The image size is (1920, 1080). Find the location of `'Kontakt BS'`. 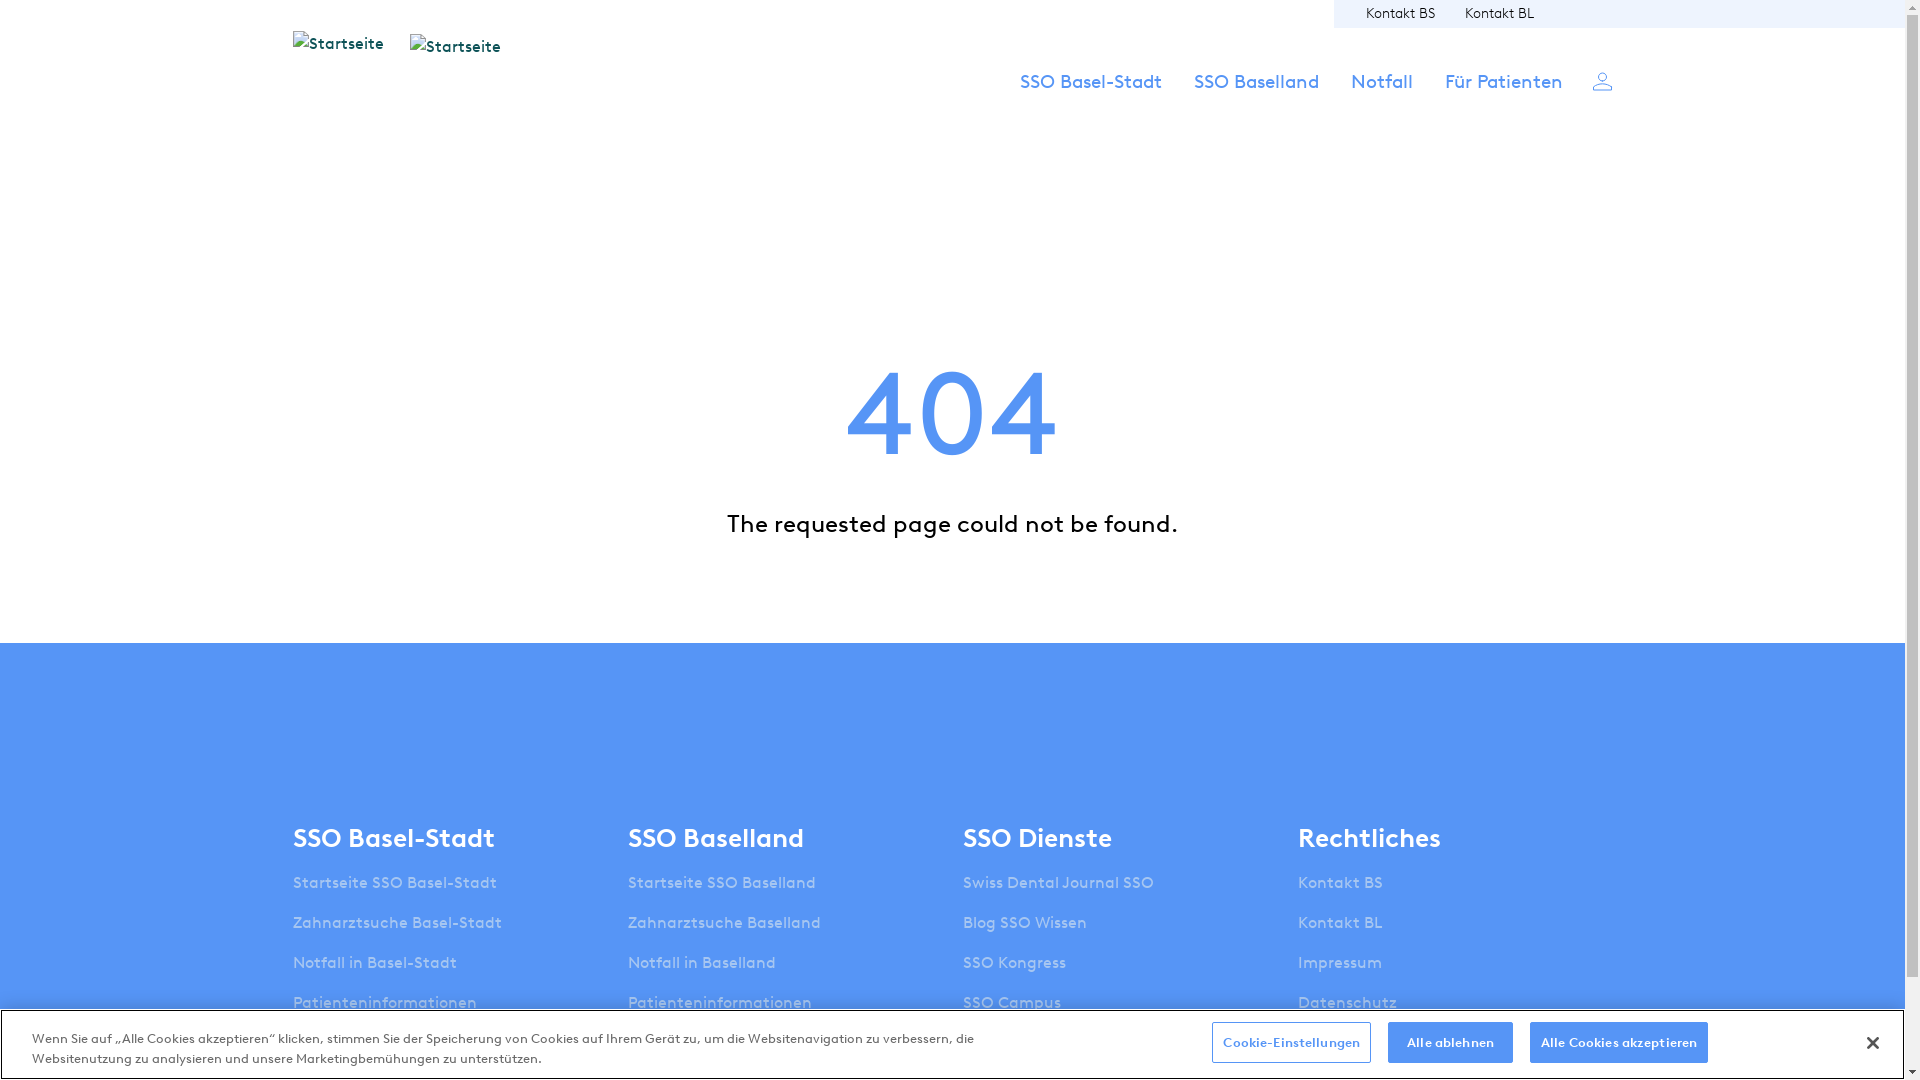

'Kontakt BS' is located at coordinates (1399, 13).